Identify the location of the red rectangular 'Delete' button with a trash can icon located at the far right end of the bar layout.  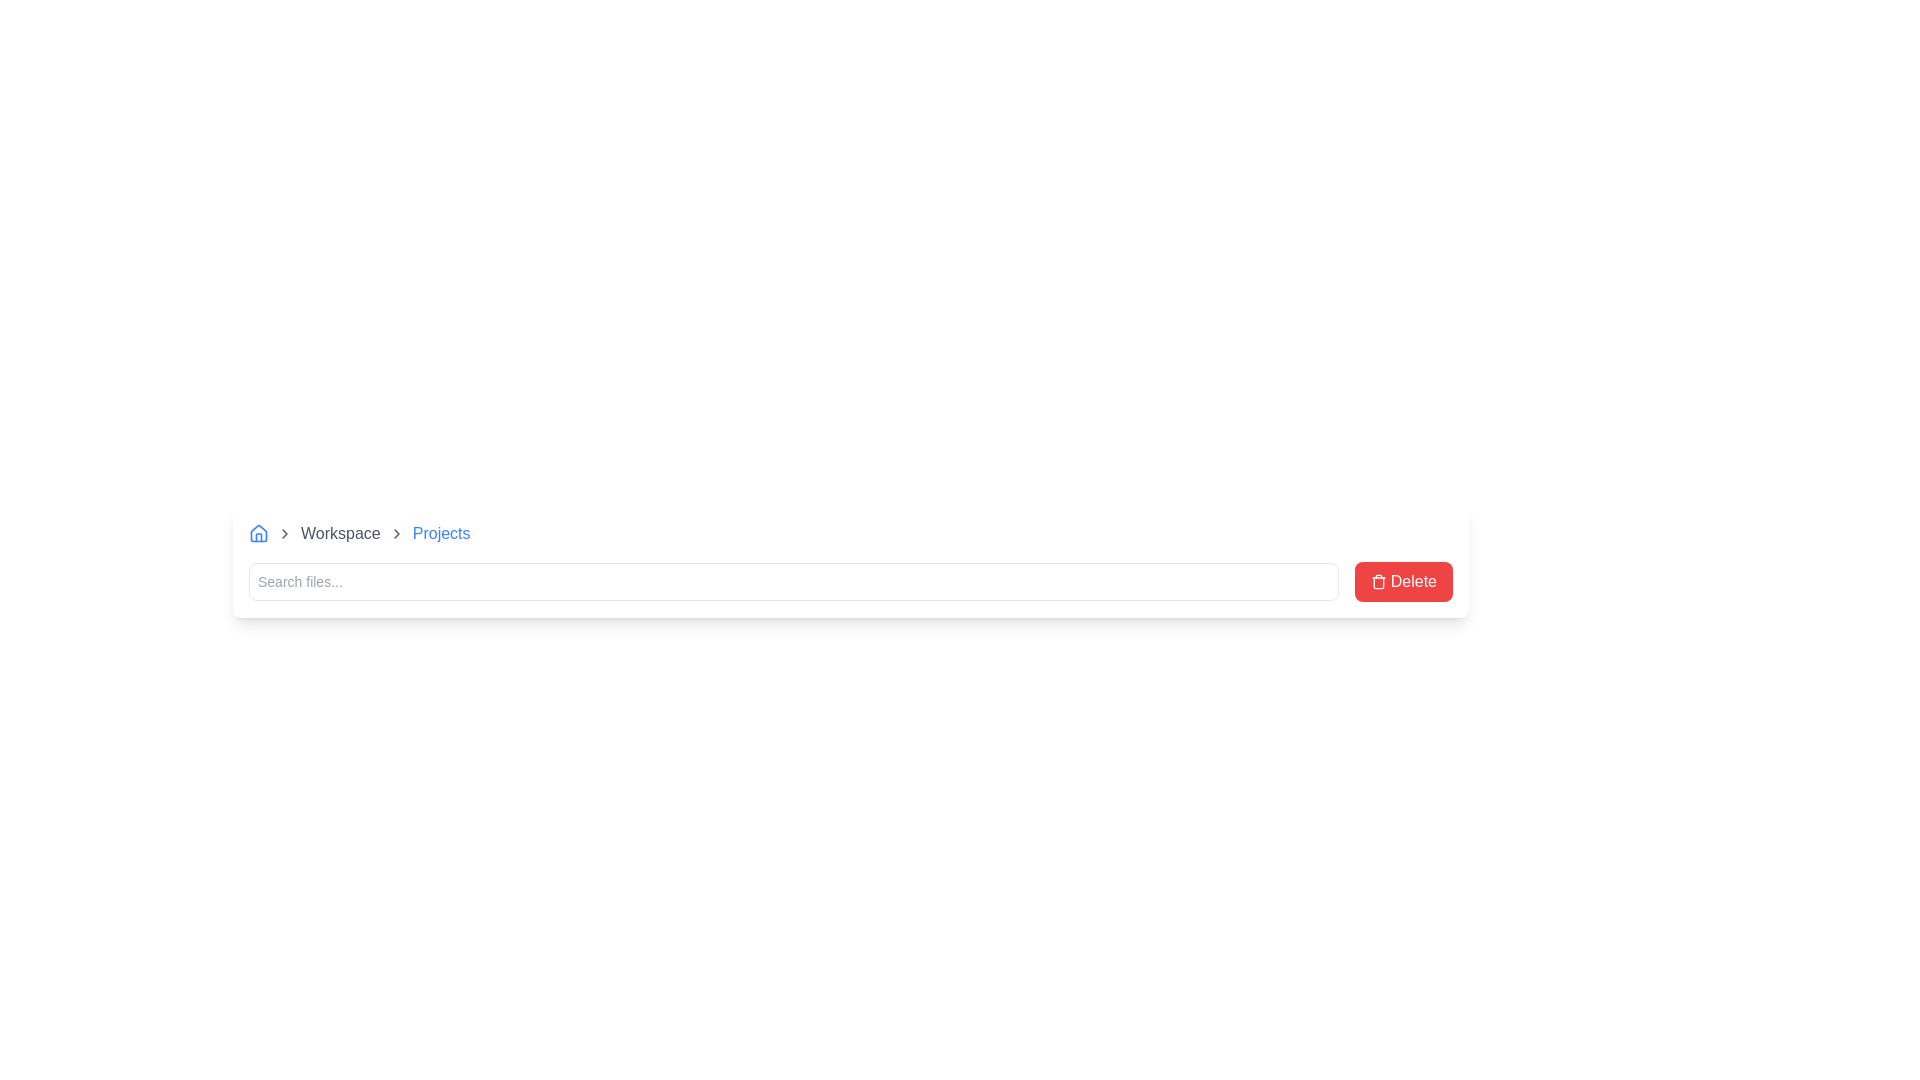
(1402, 582).